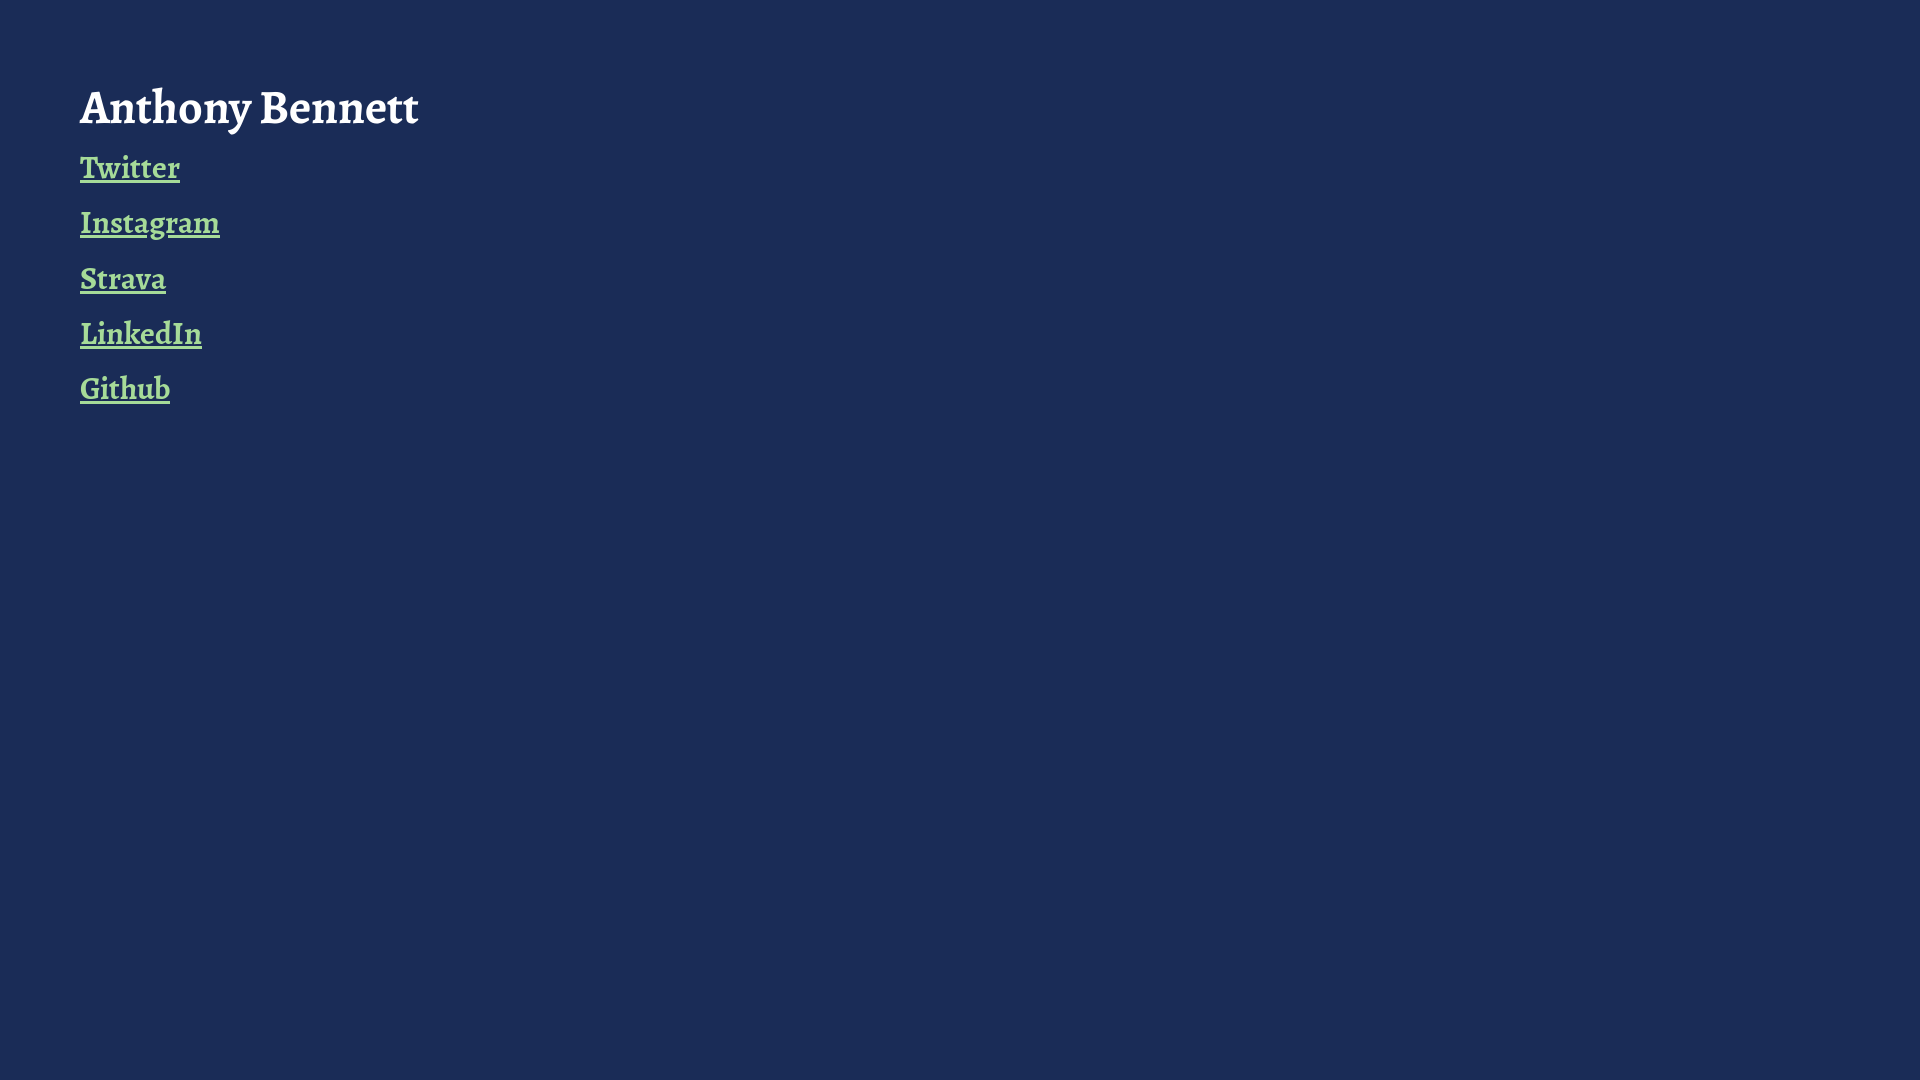  Describe the element at coordinates (80, 388) in the screenshot. I see `'Github'` at that location.